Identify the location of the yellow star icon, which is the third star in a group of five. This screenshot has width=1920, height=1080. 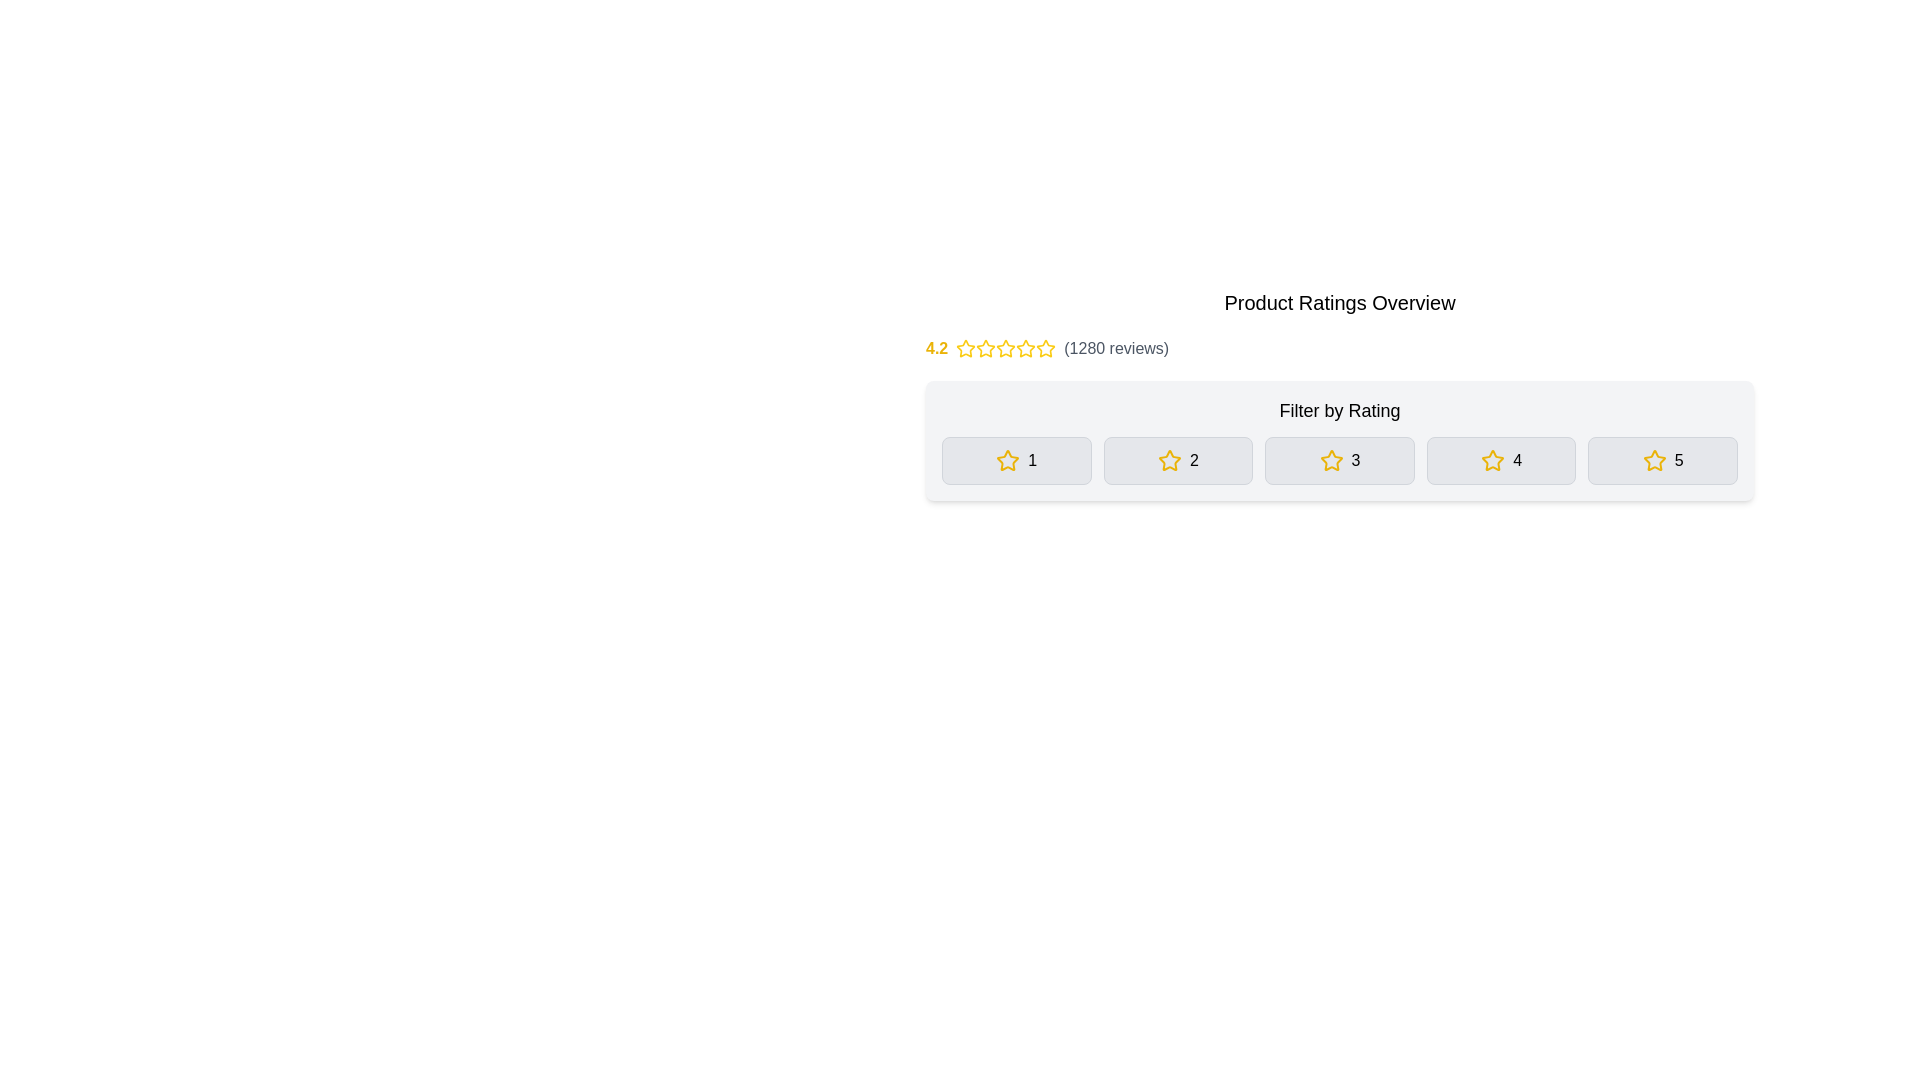
(986, 347).